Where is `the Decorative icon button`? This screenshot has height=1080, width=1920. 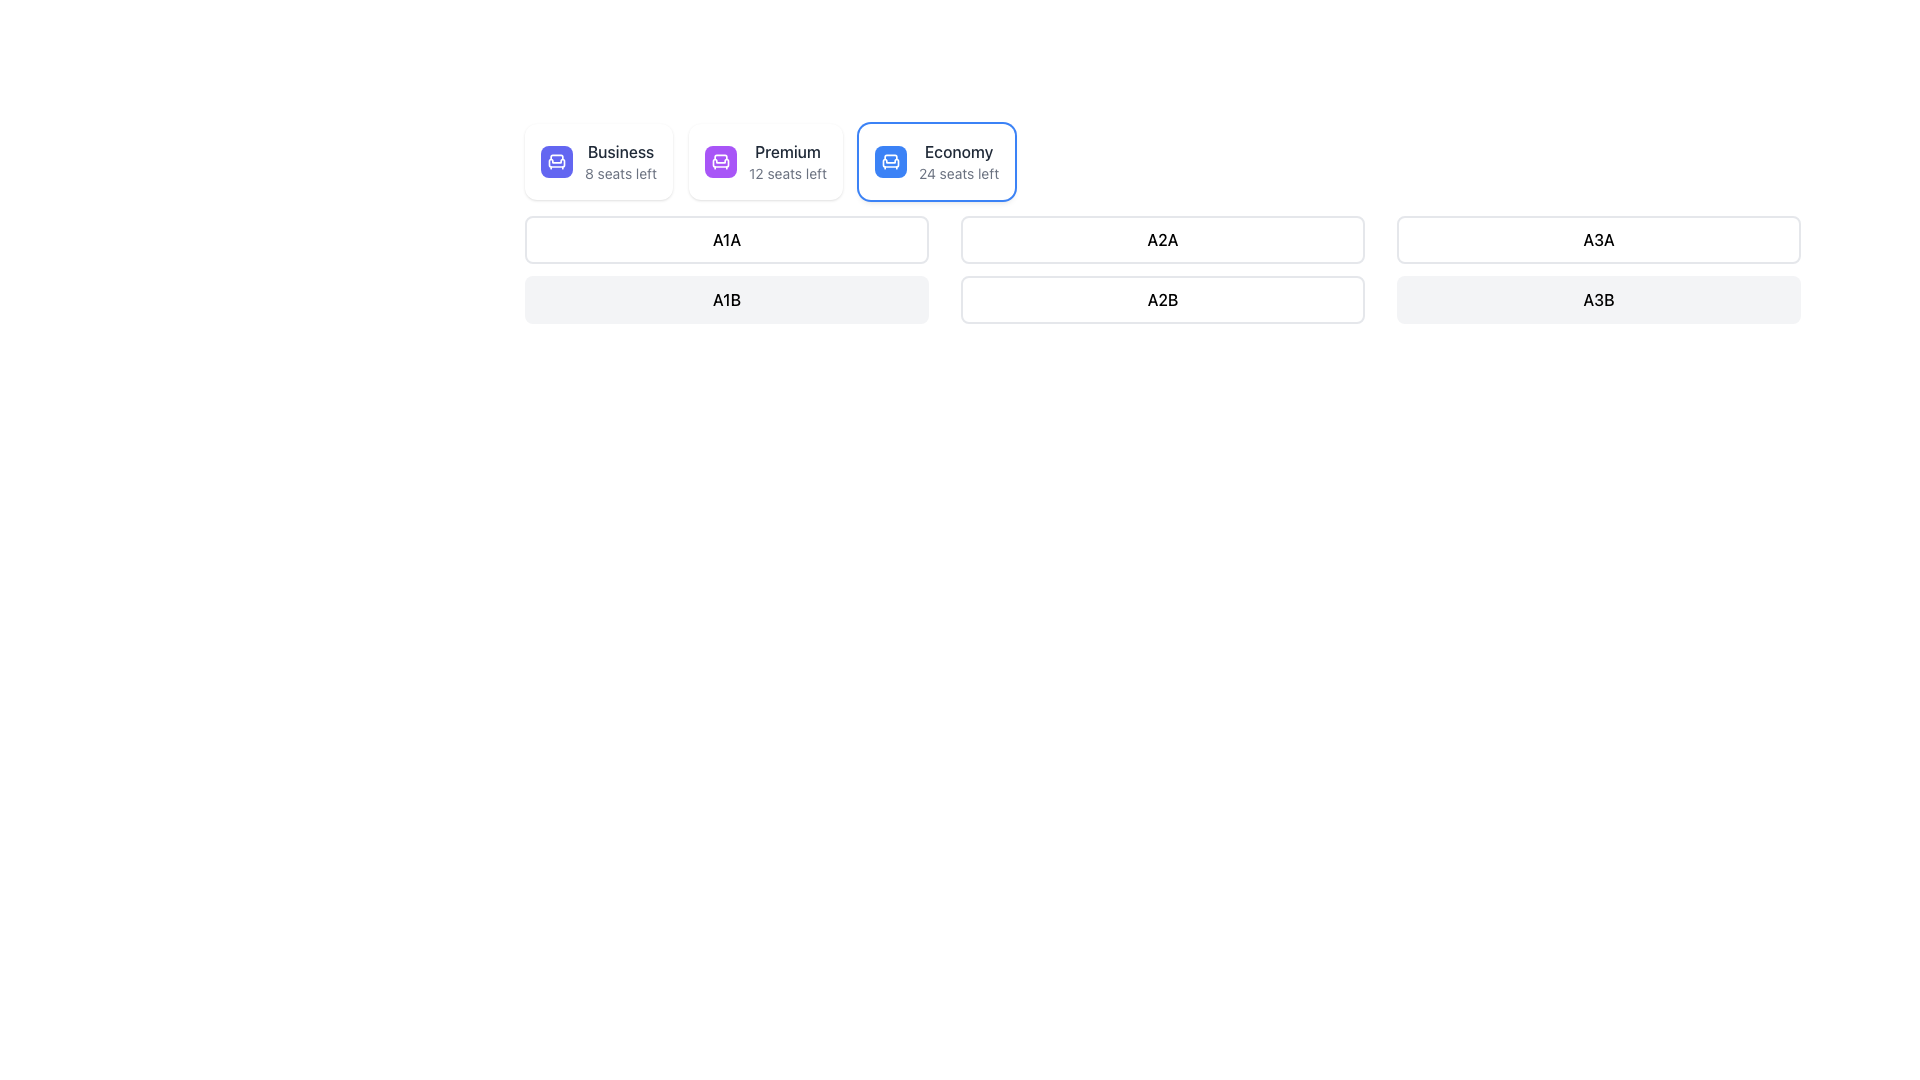 the Decorative icon button is located at coordinates (720, 161).